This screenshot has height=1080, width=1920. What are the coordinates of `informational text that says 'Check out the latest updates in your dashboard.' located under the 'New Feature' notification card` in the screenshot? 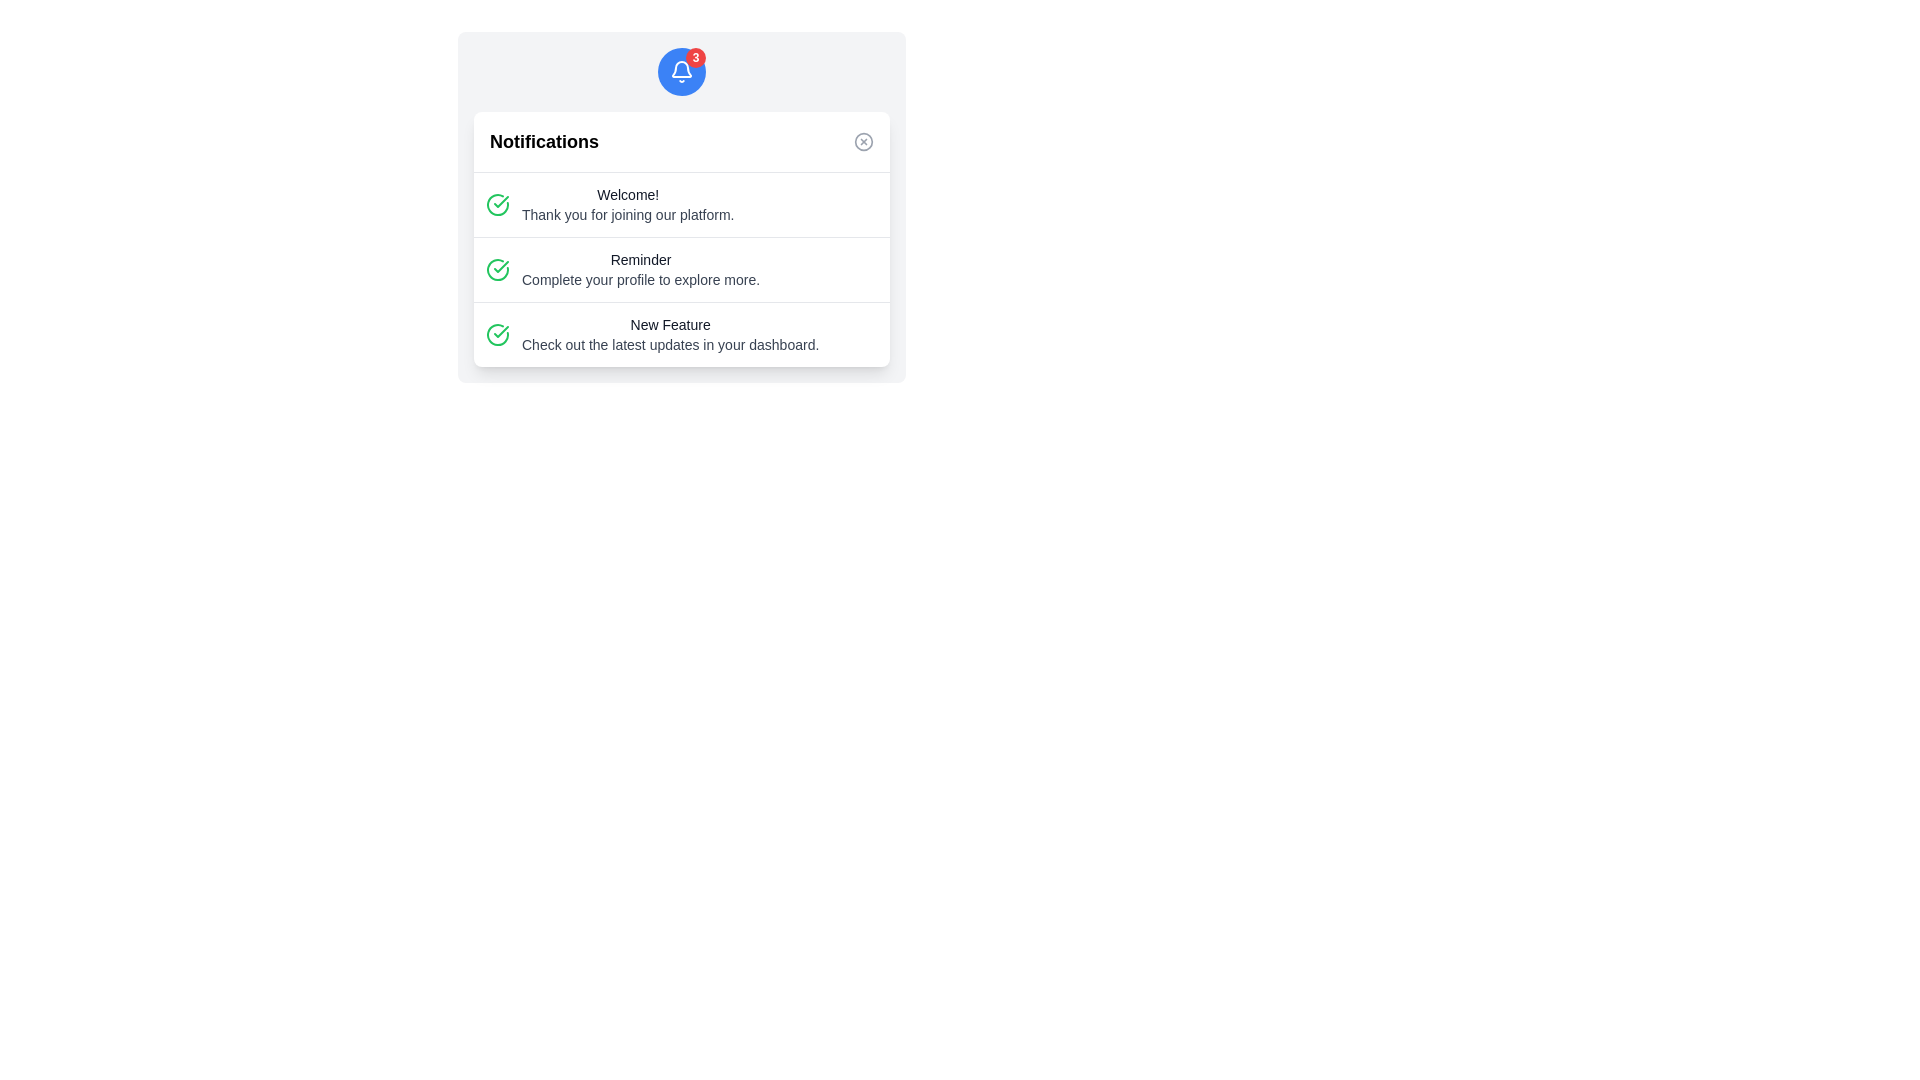 It's located at (670, 343).